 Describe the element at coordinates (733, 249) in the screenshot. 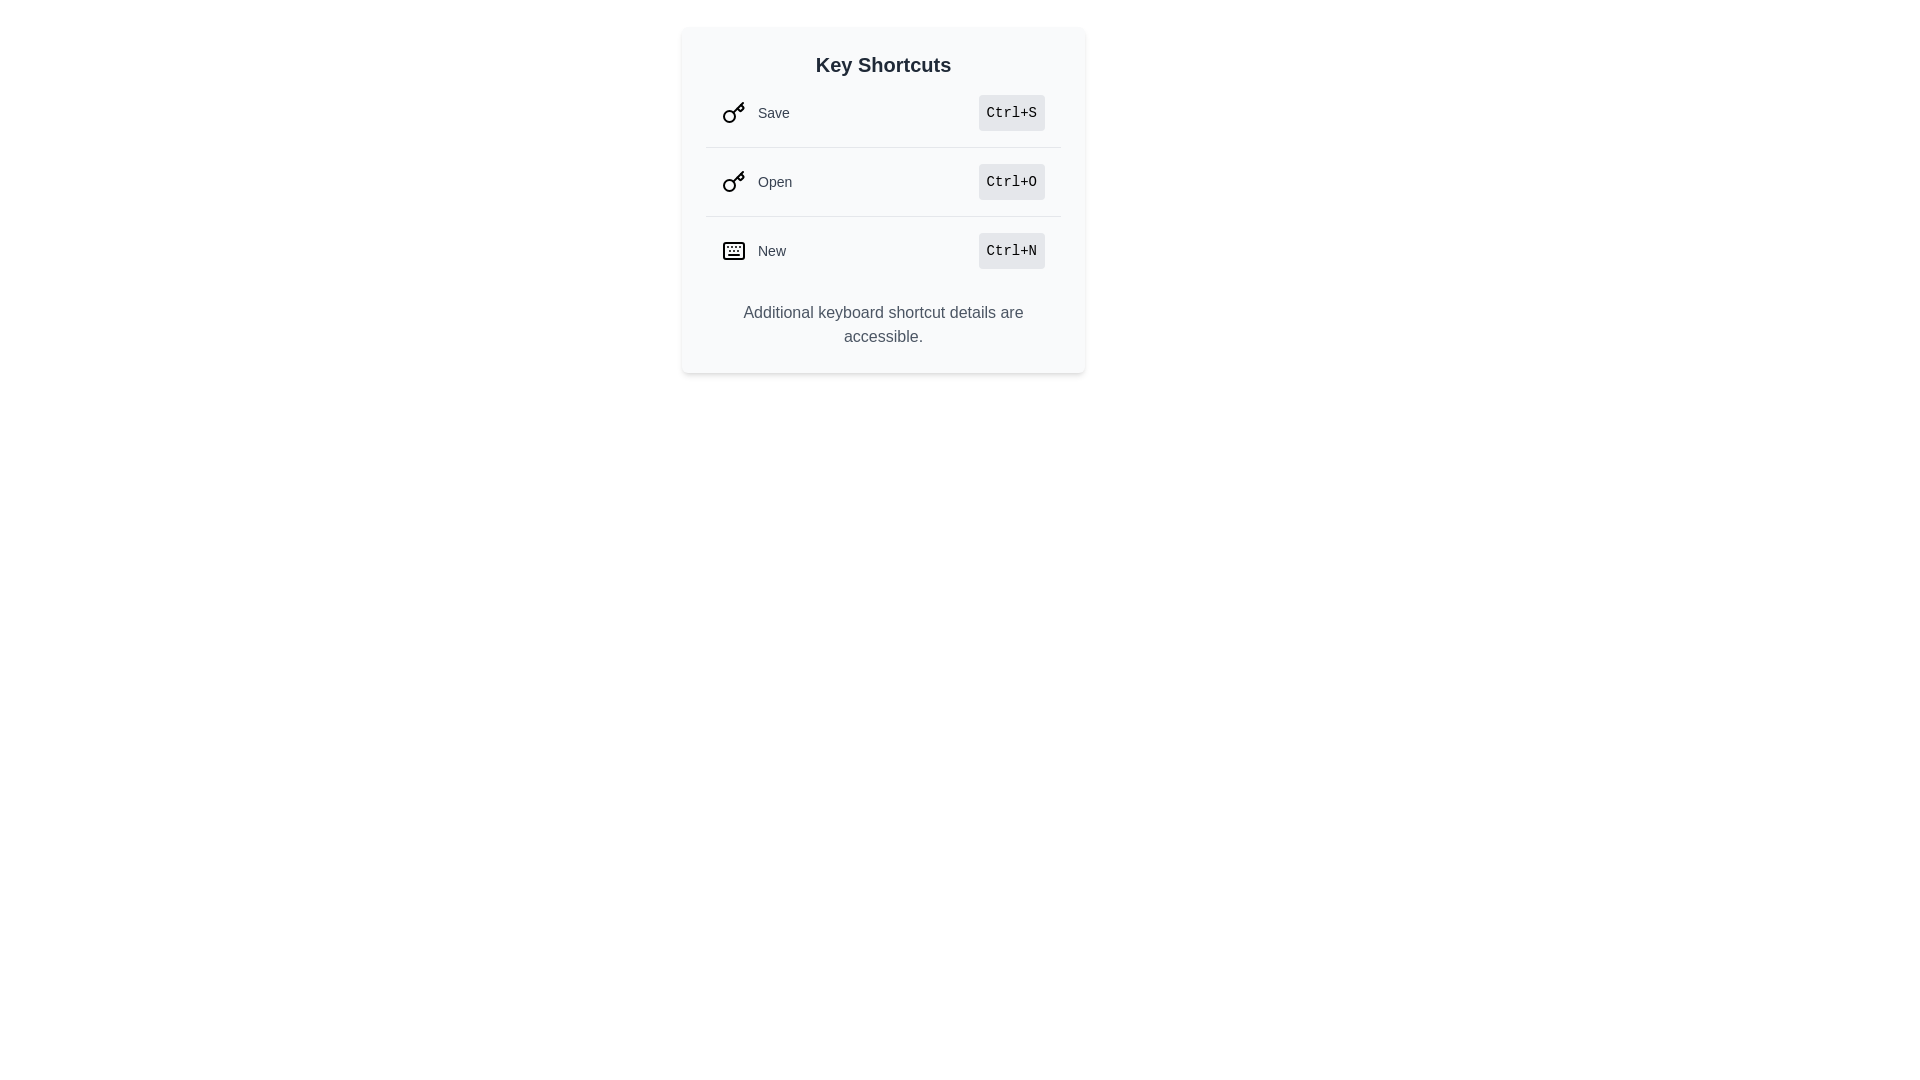

I see `the 'New' keyboard icon in the 'Key Shortcuts' panel, which represents the 'New' action alongside the label and shortcut 'Ctrl+N'` at that location.